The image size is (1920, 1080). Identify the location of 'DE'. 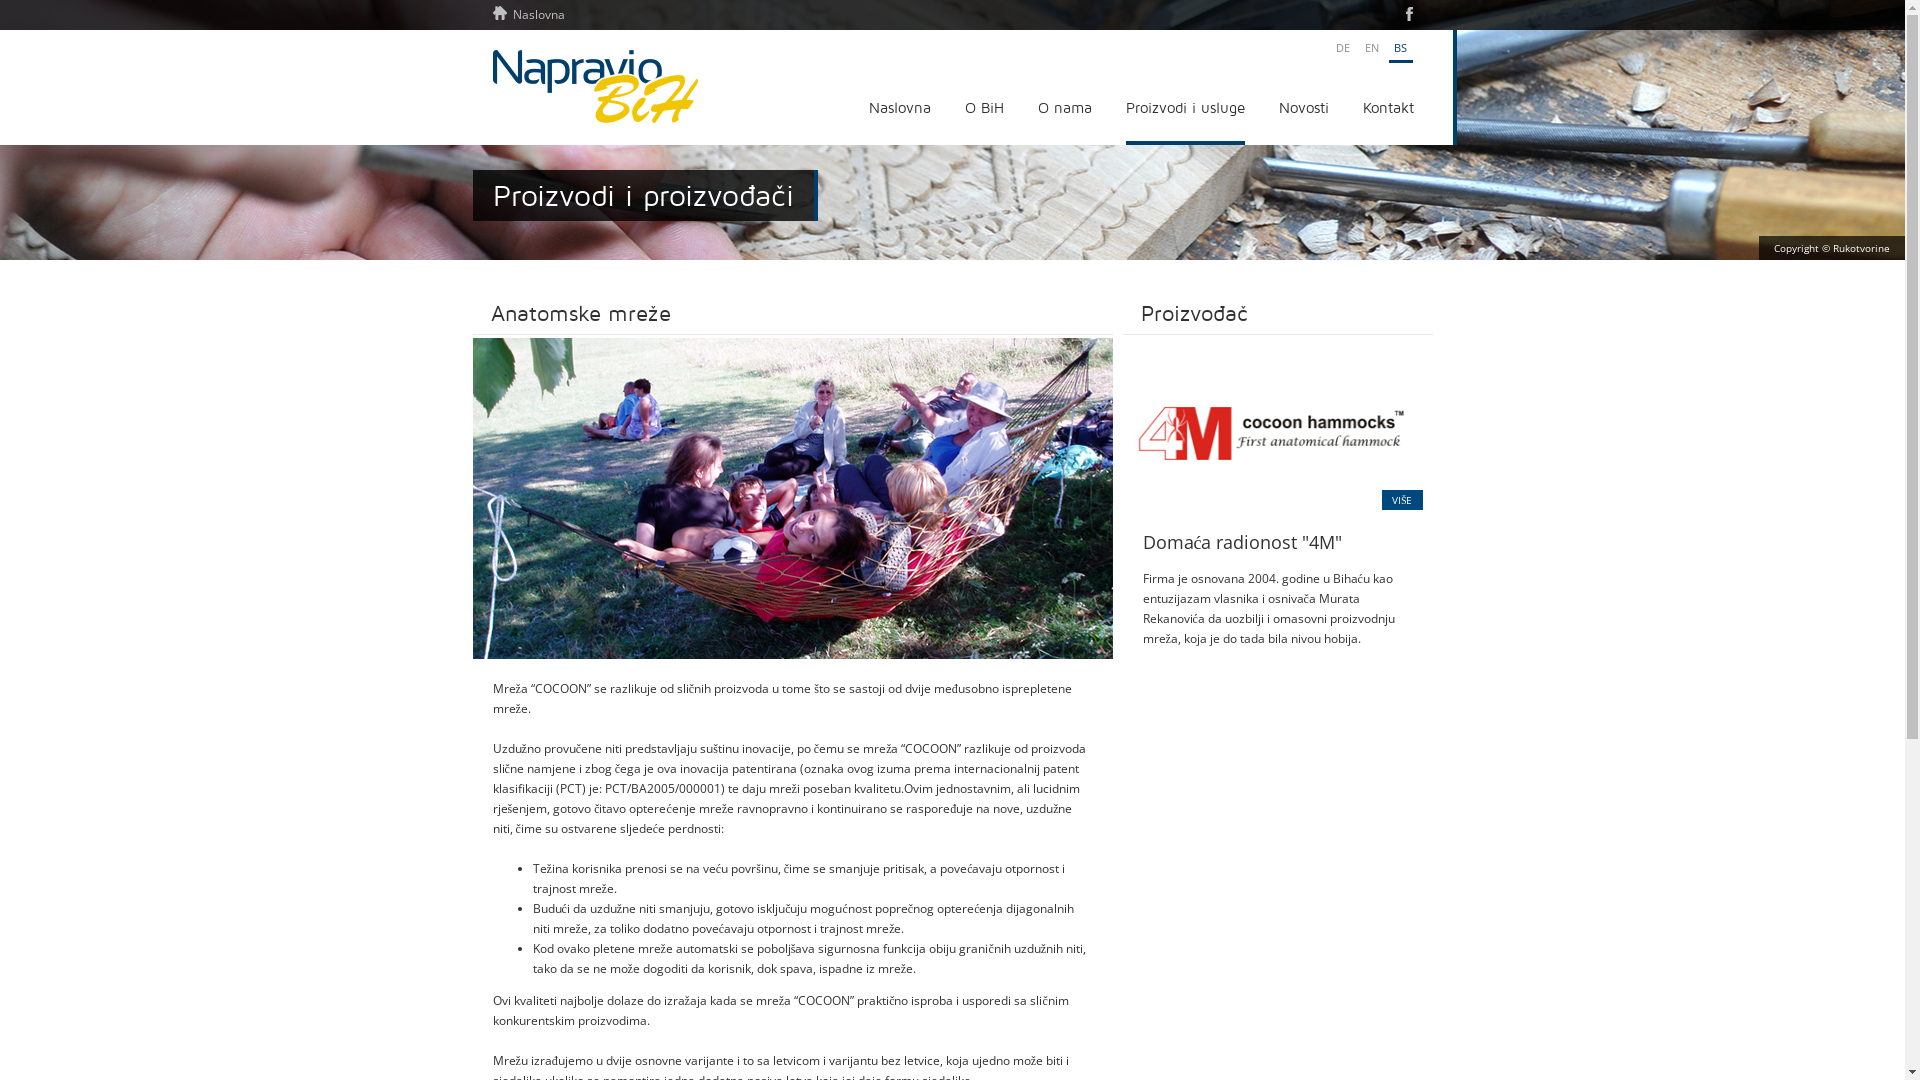
(1342, 46).